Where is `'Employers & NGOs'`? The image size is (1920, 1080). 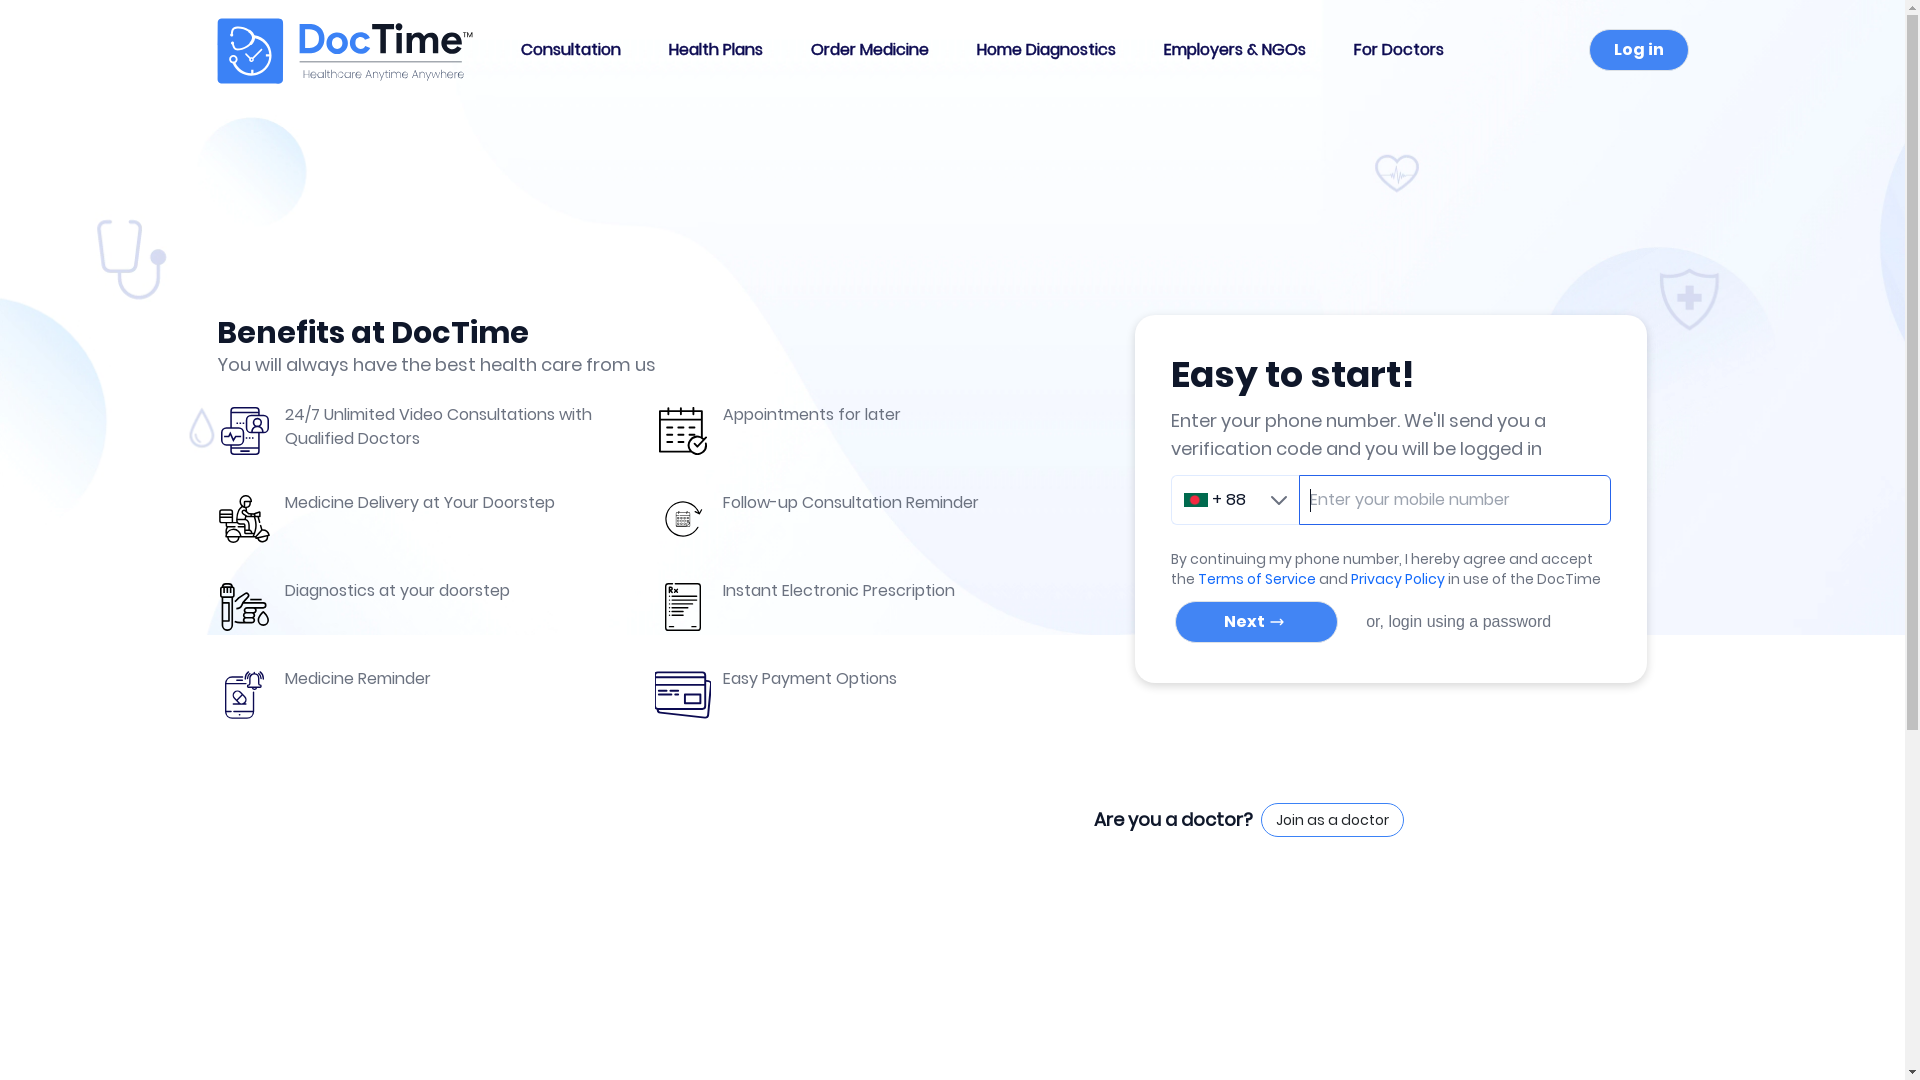
'Employers & NGOs' is located at coordinates (1233, 49).